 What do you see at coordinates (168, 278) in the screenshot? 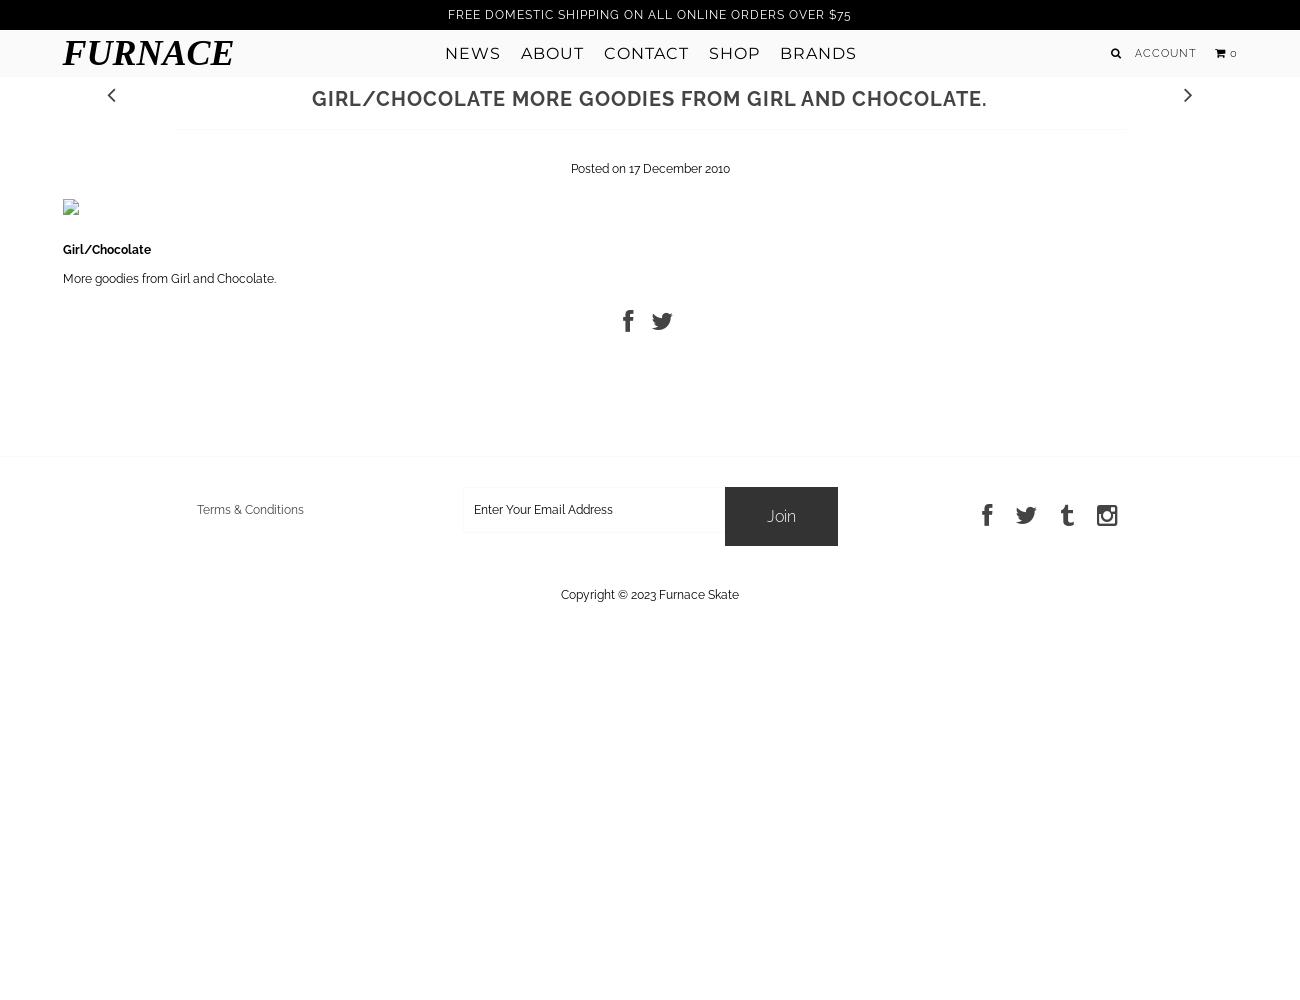
I see `'More goodies from Girl and Chocolate.'` at bounding box center [168, 278].